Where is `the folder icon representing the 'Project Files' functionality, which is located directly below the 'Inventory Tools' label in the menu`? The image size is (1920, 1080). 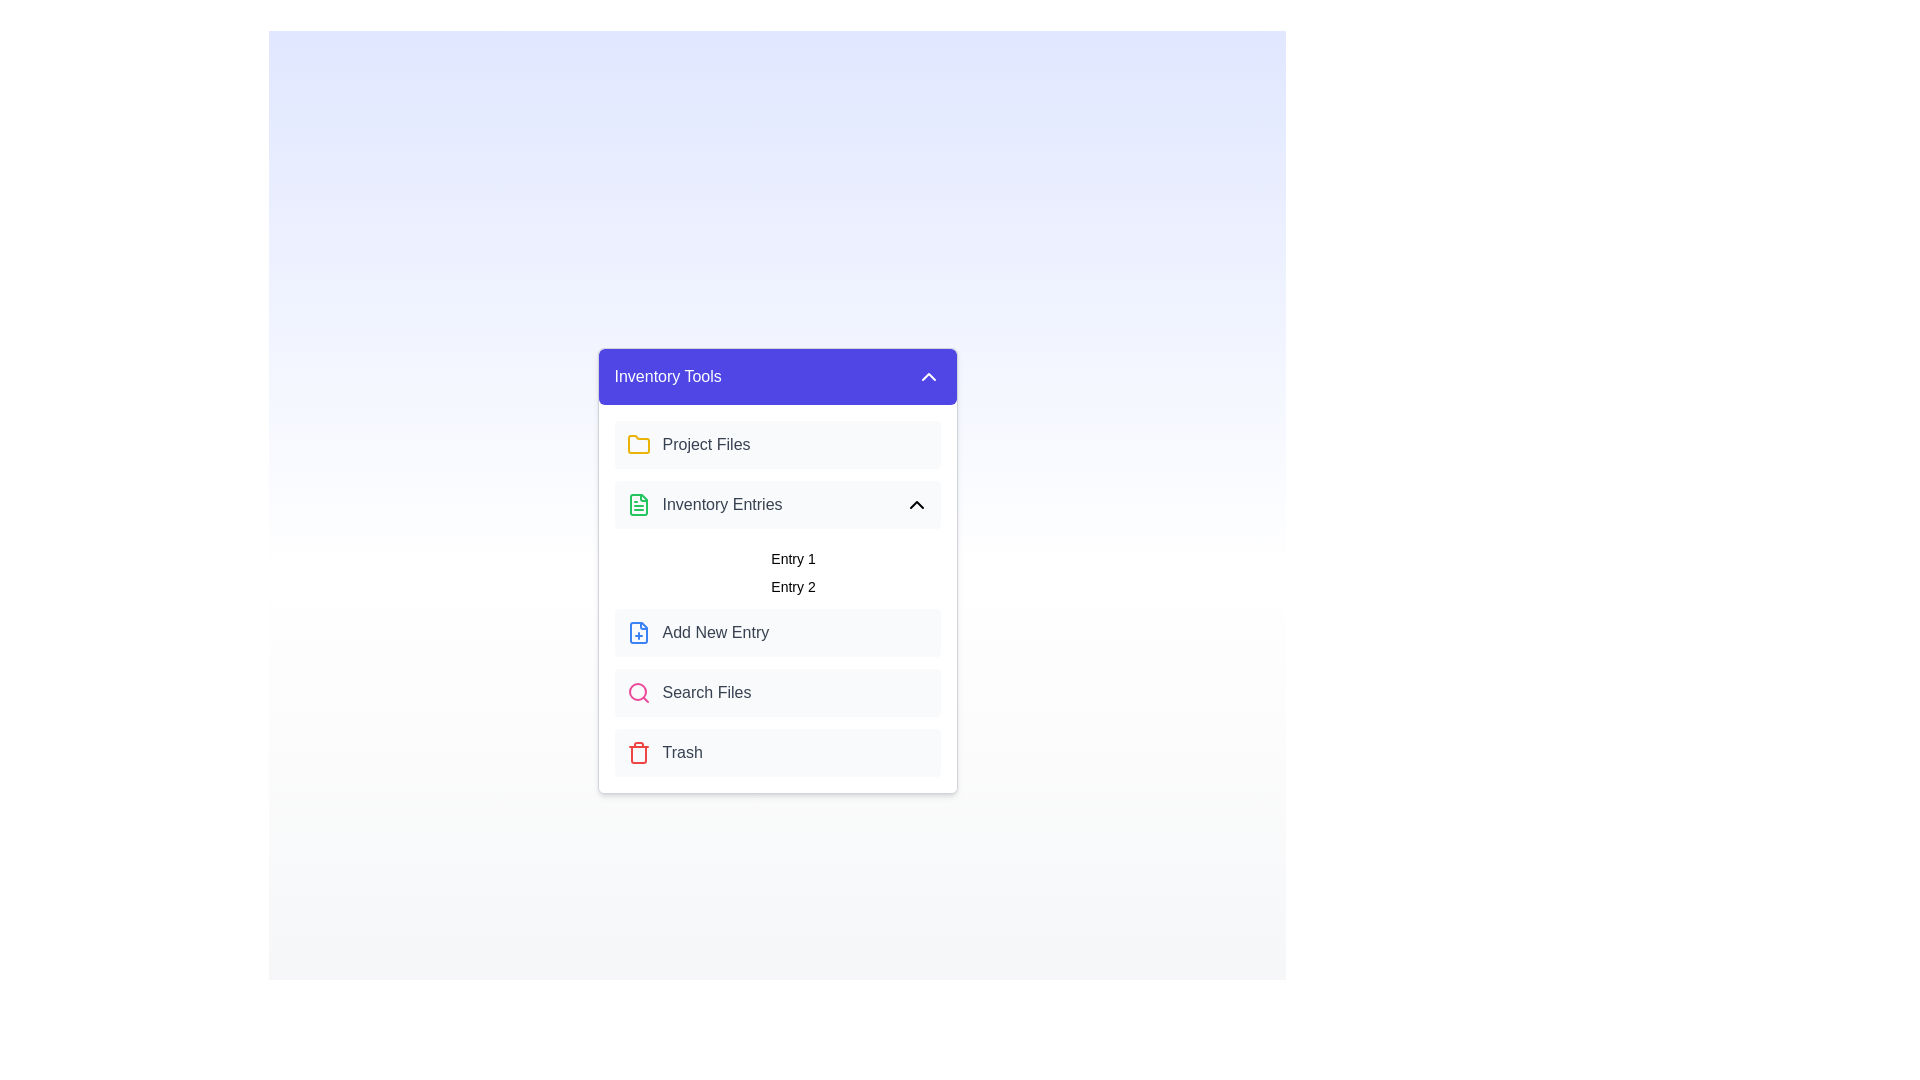
the folder icon representing the 'Project Files' functionality, which is located directly below the 'Inventory Tools' label in the menu is located at coordinates (637, 443).